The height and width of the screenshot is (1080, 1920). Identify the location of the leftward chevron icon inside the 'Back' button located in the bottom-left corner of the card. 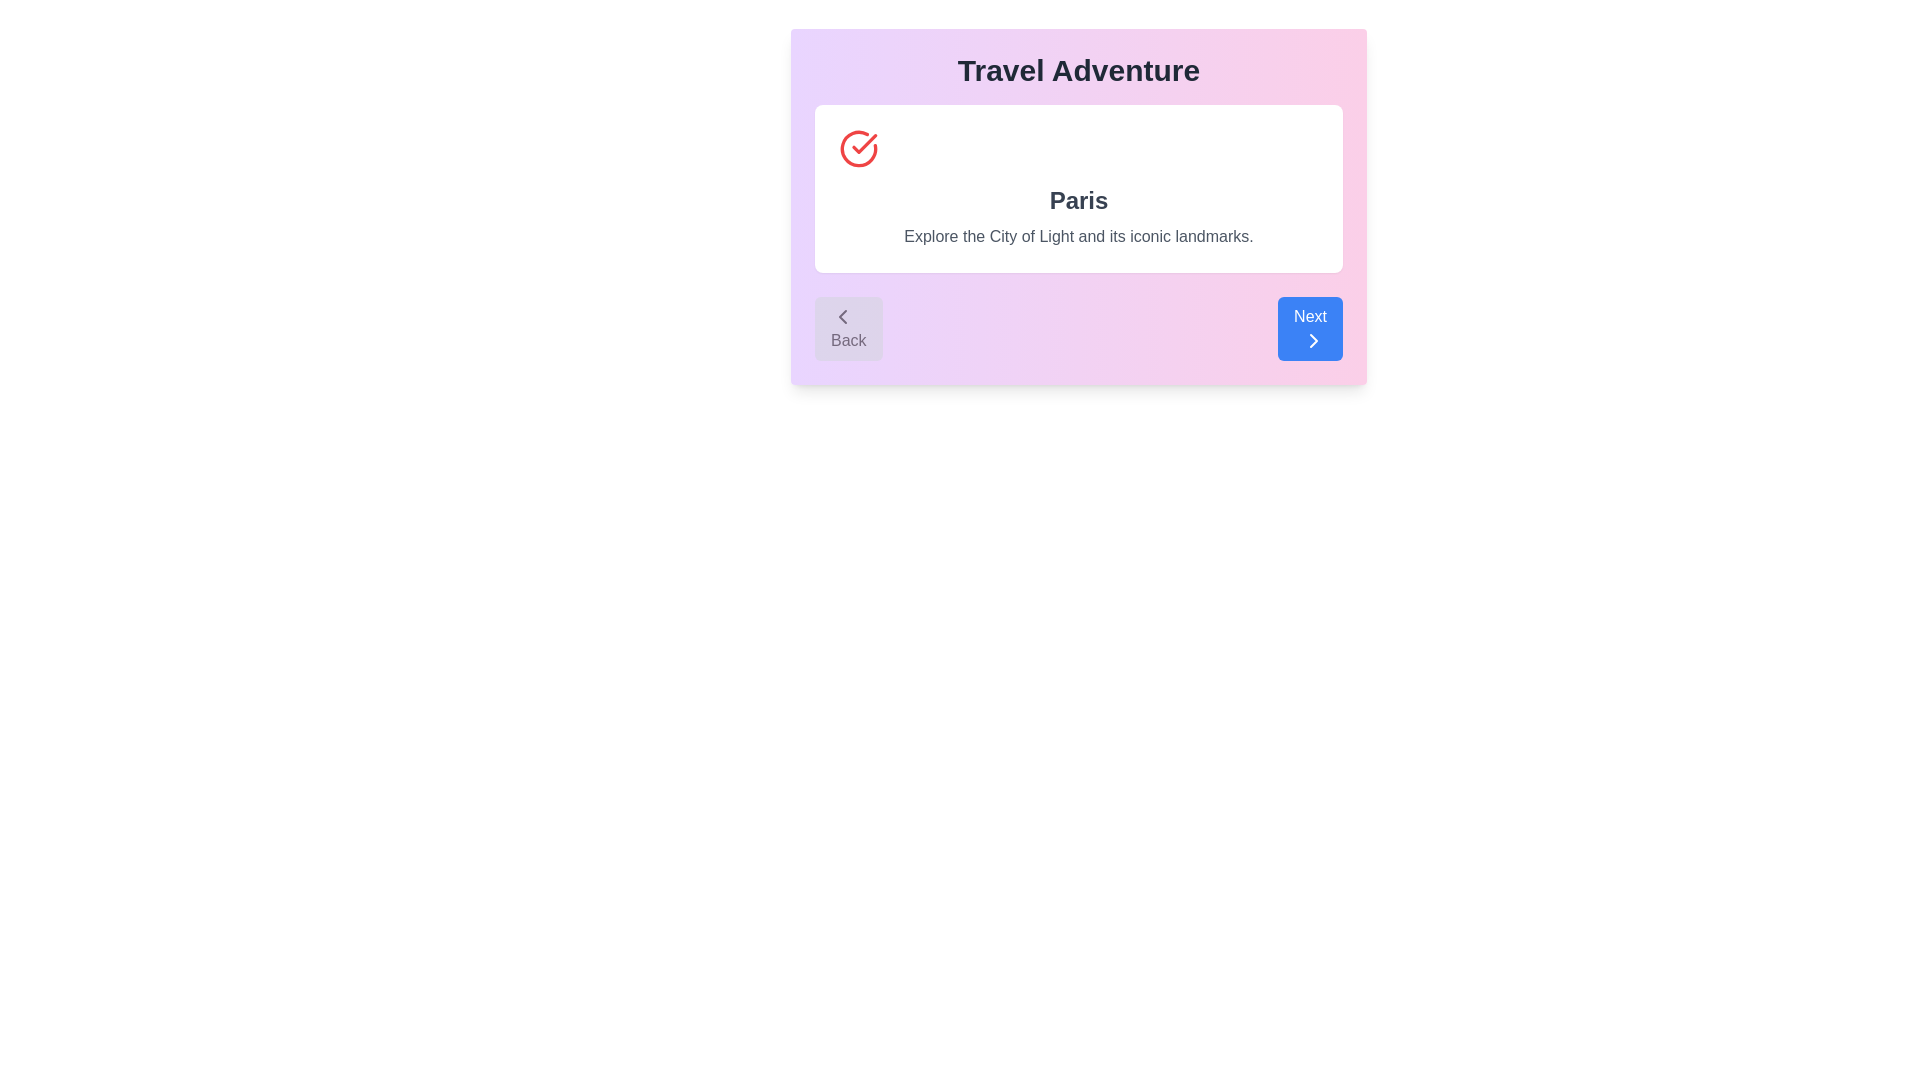
(843, 315).